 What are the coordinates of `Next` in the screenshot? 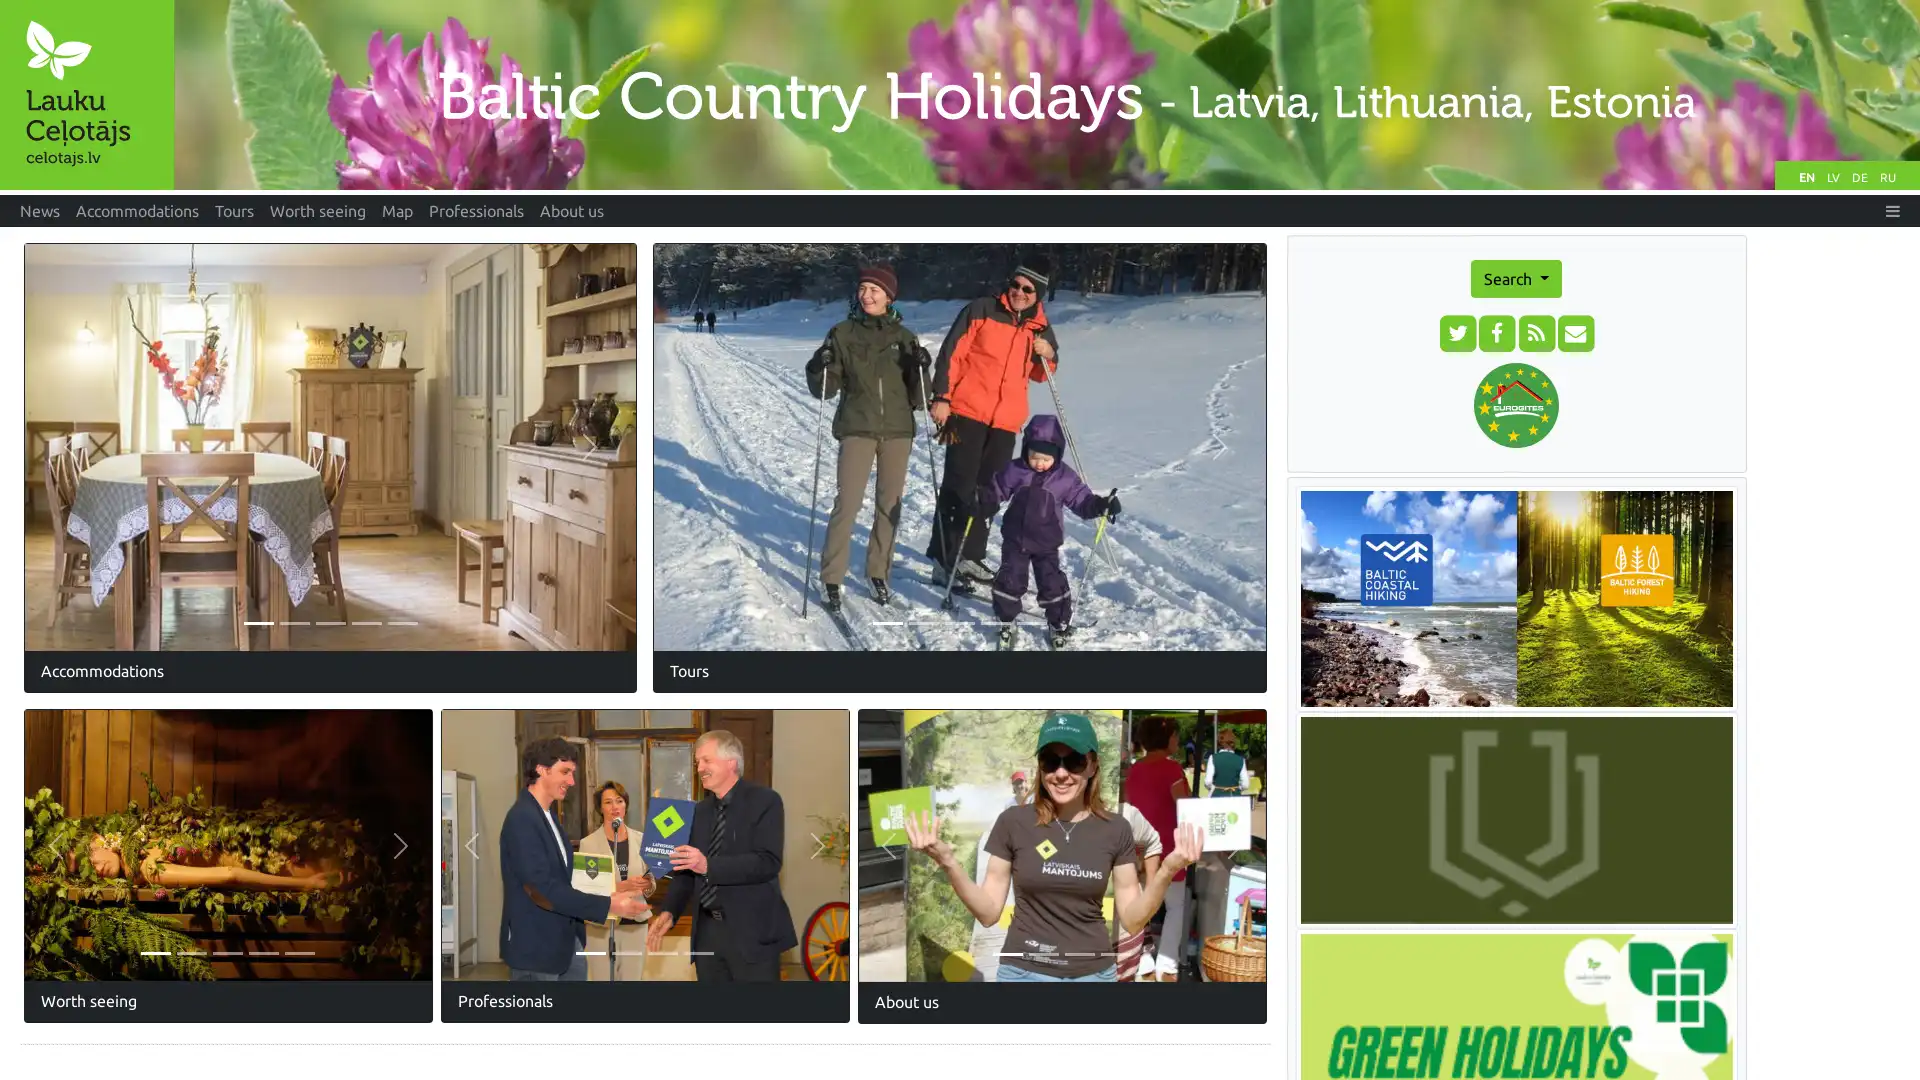 It's located at (1233, 845).